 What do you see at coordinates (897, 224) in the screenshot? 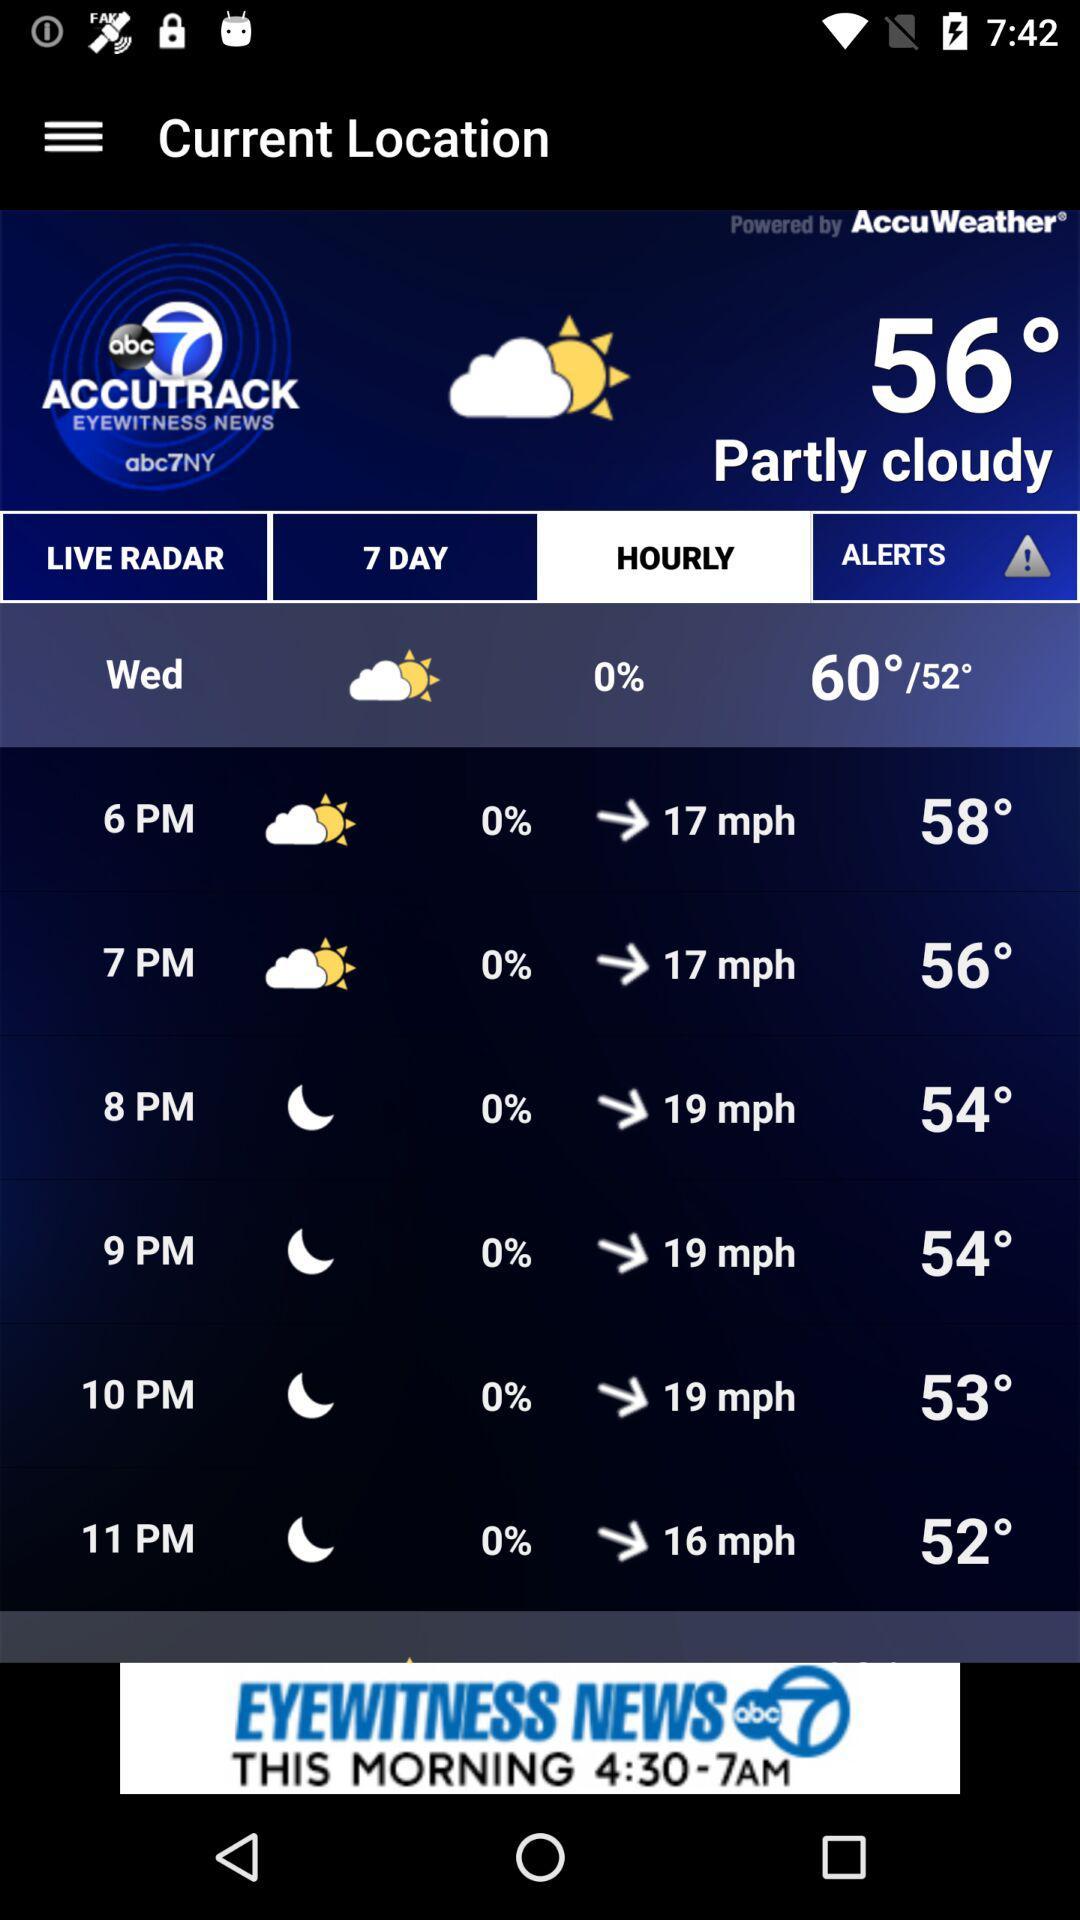
I see `the text on the top right corner of the web page` at bounding box center [897, 224].